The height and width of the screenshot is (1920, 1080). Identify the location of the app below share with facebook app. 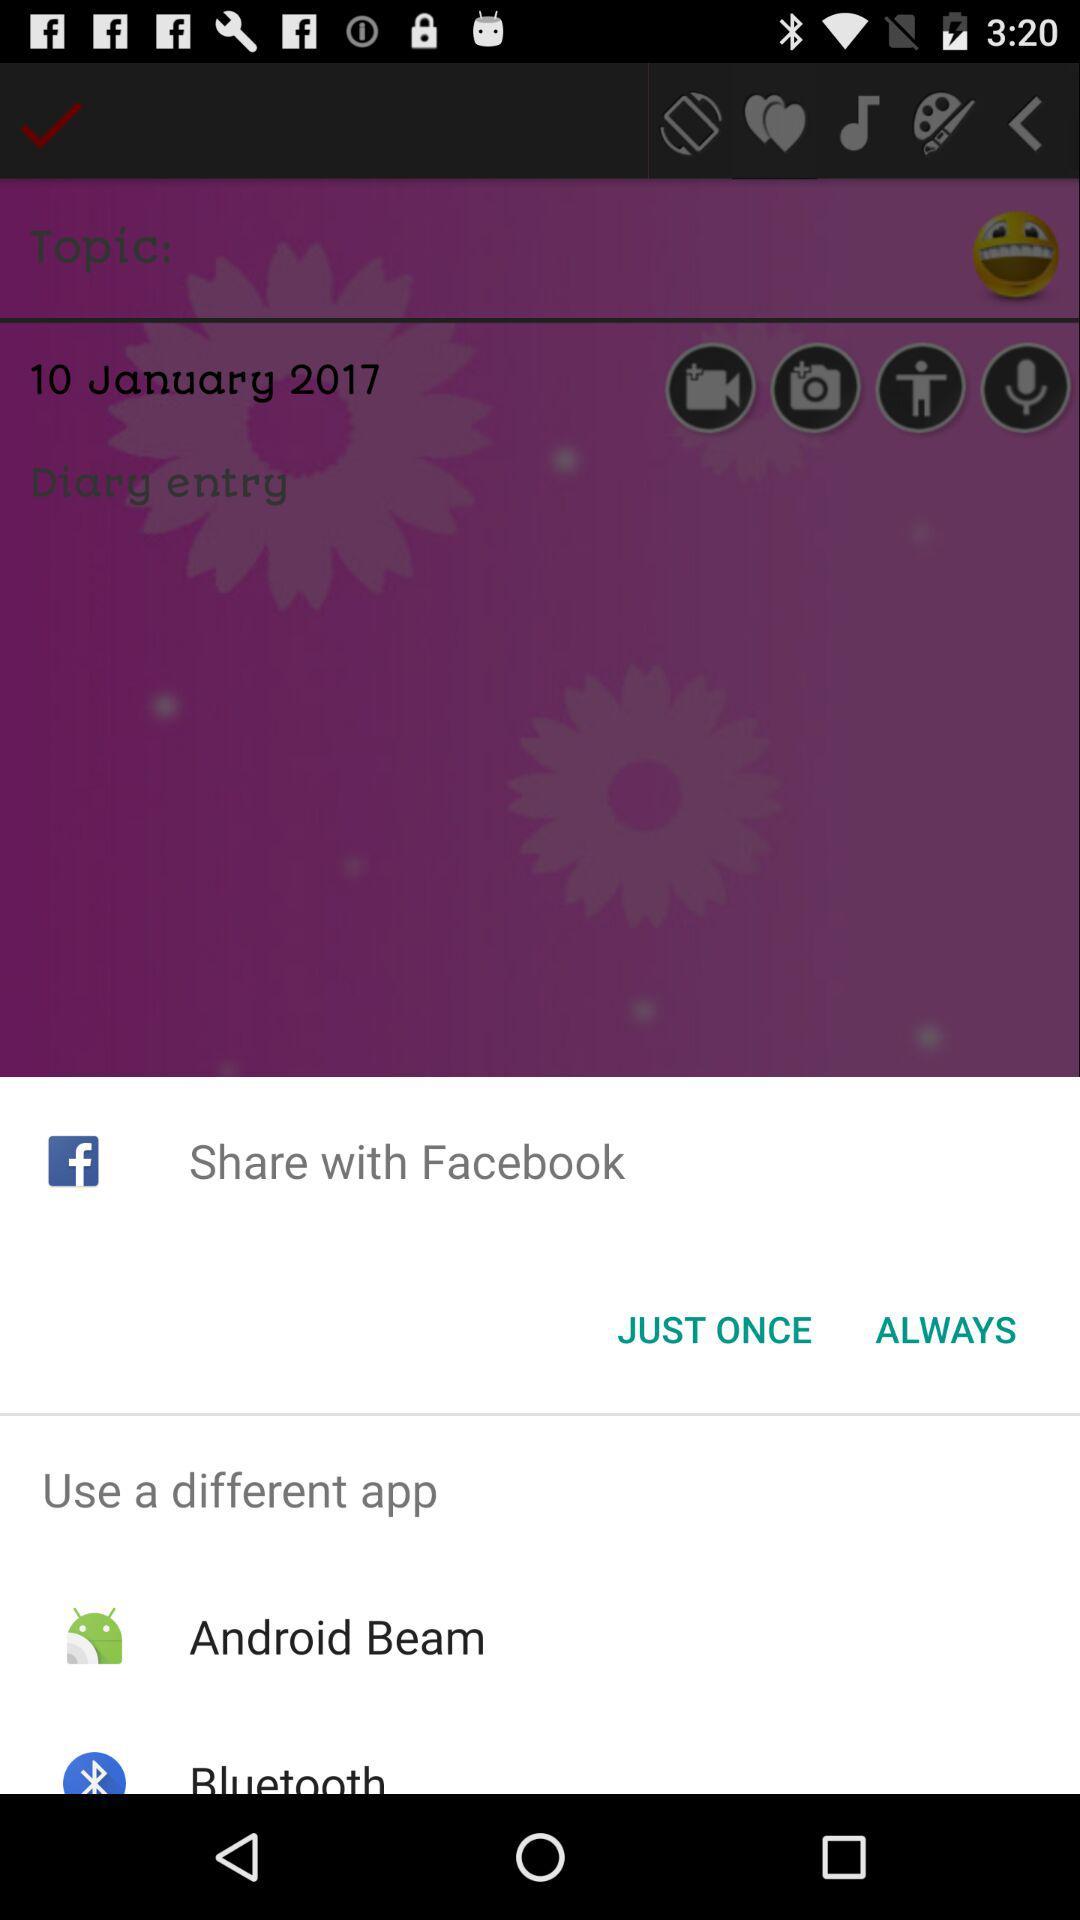
(713, 1329).